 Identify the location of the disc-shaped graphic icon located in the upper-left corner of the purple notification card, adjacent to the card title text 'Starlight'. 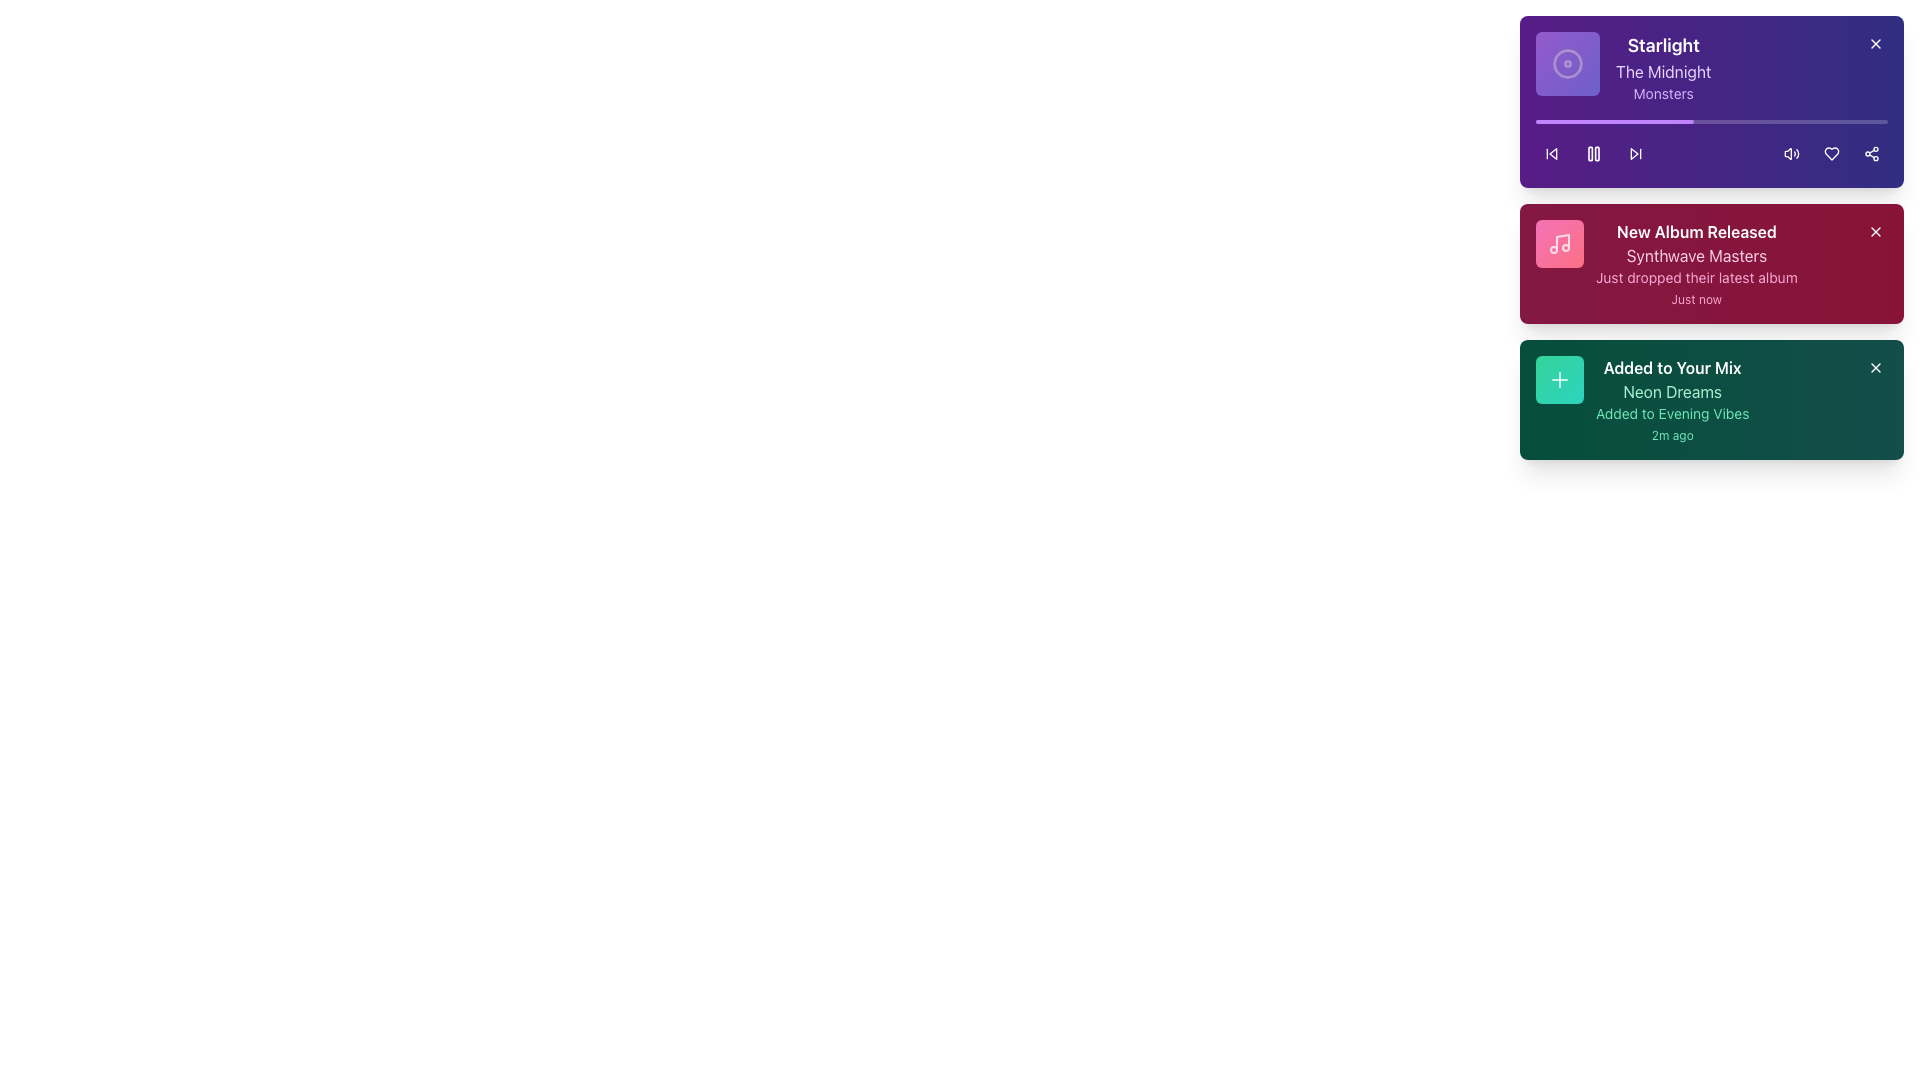
(1567, 63).